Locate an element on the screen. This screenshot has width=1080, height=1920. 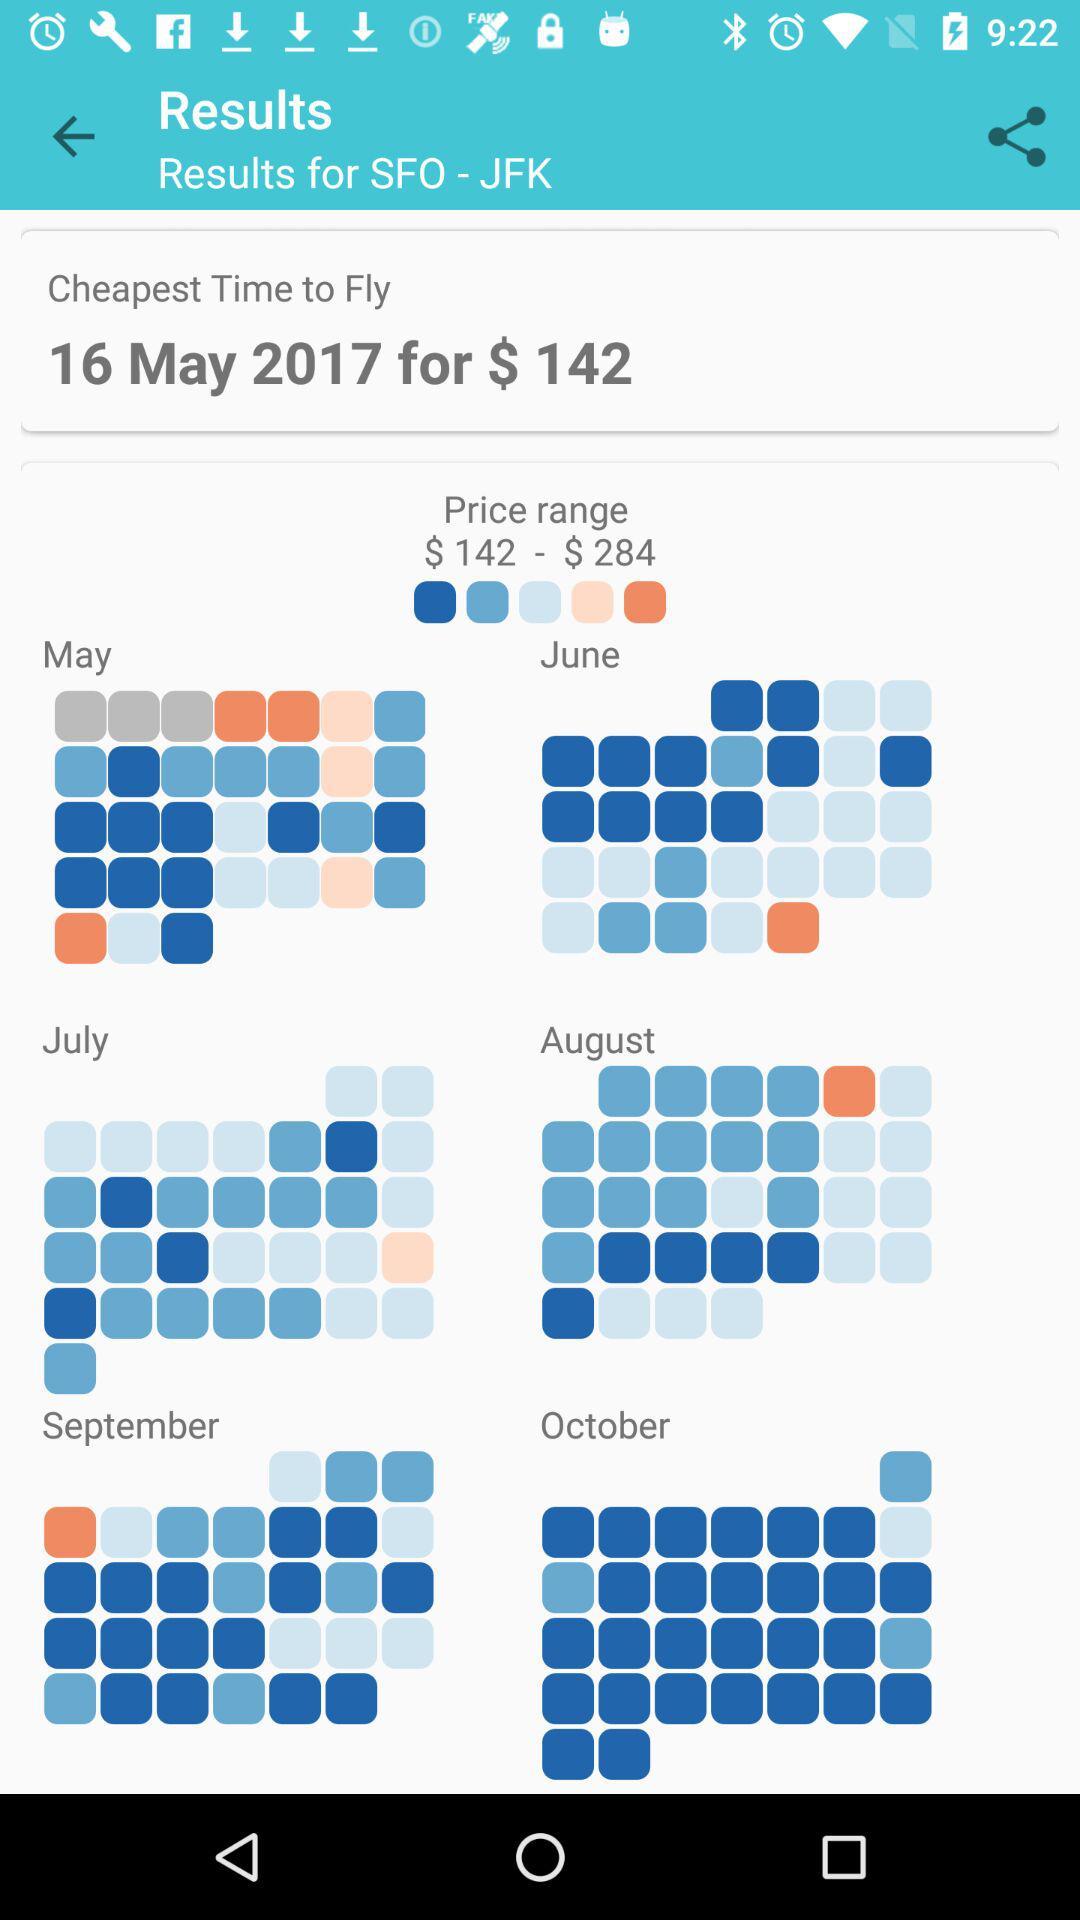
the icon next to results is located at coordinates (72, 135).